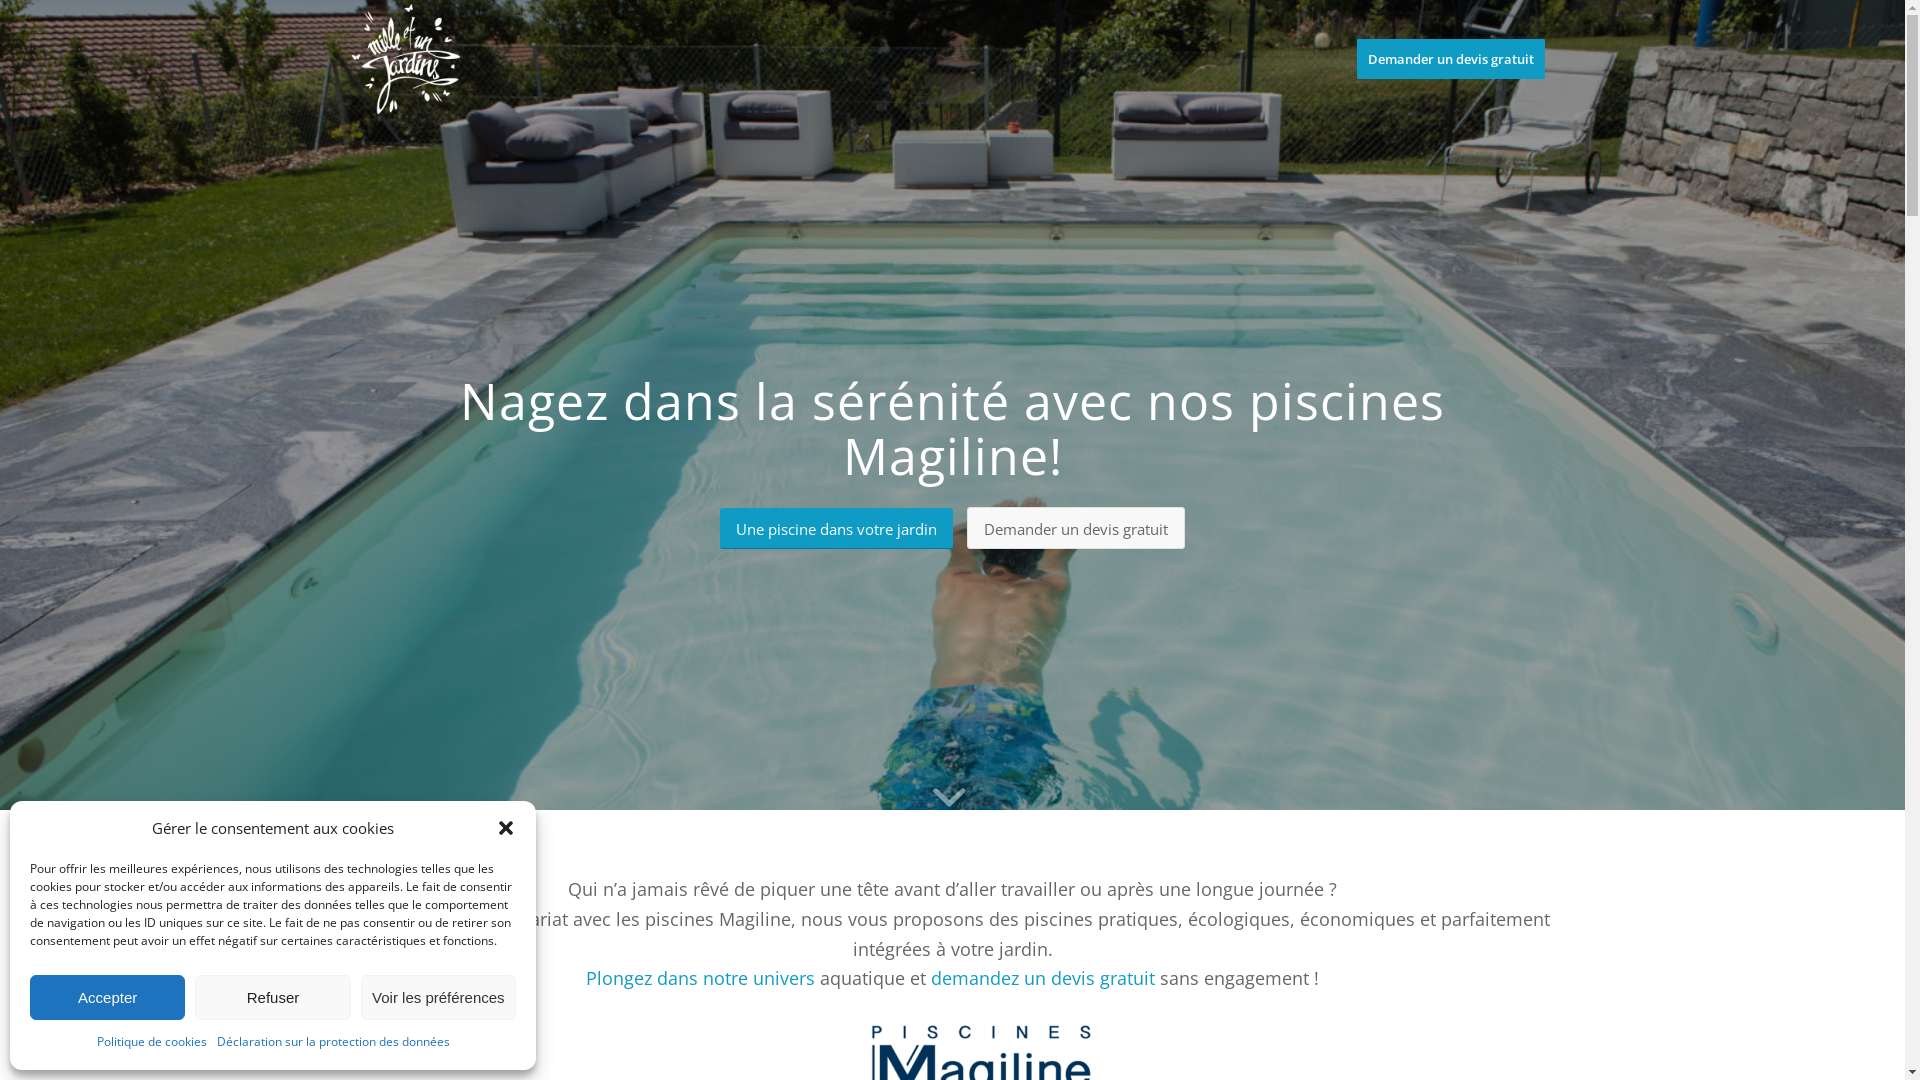 The image size is (1920, 1080). Describe the element at coordinates (1041, 977) in the screenshot. I see `'demandez un devis gratuit'` at that location.